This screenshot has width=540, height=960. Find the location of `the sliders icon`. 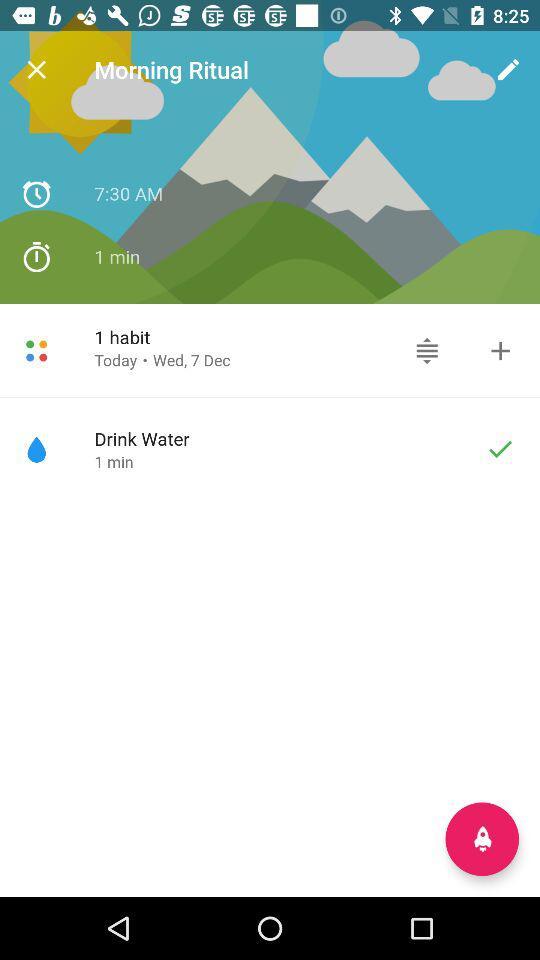

the sliders icon is located at coordinates (426, 350).